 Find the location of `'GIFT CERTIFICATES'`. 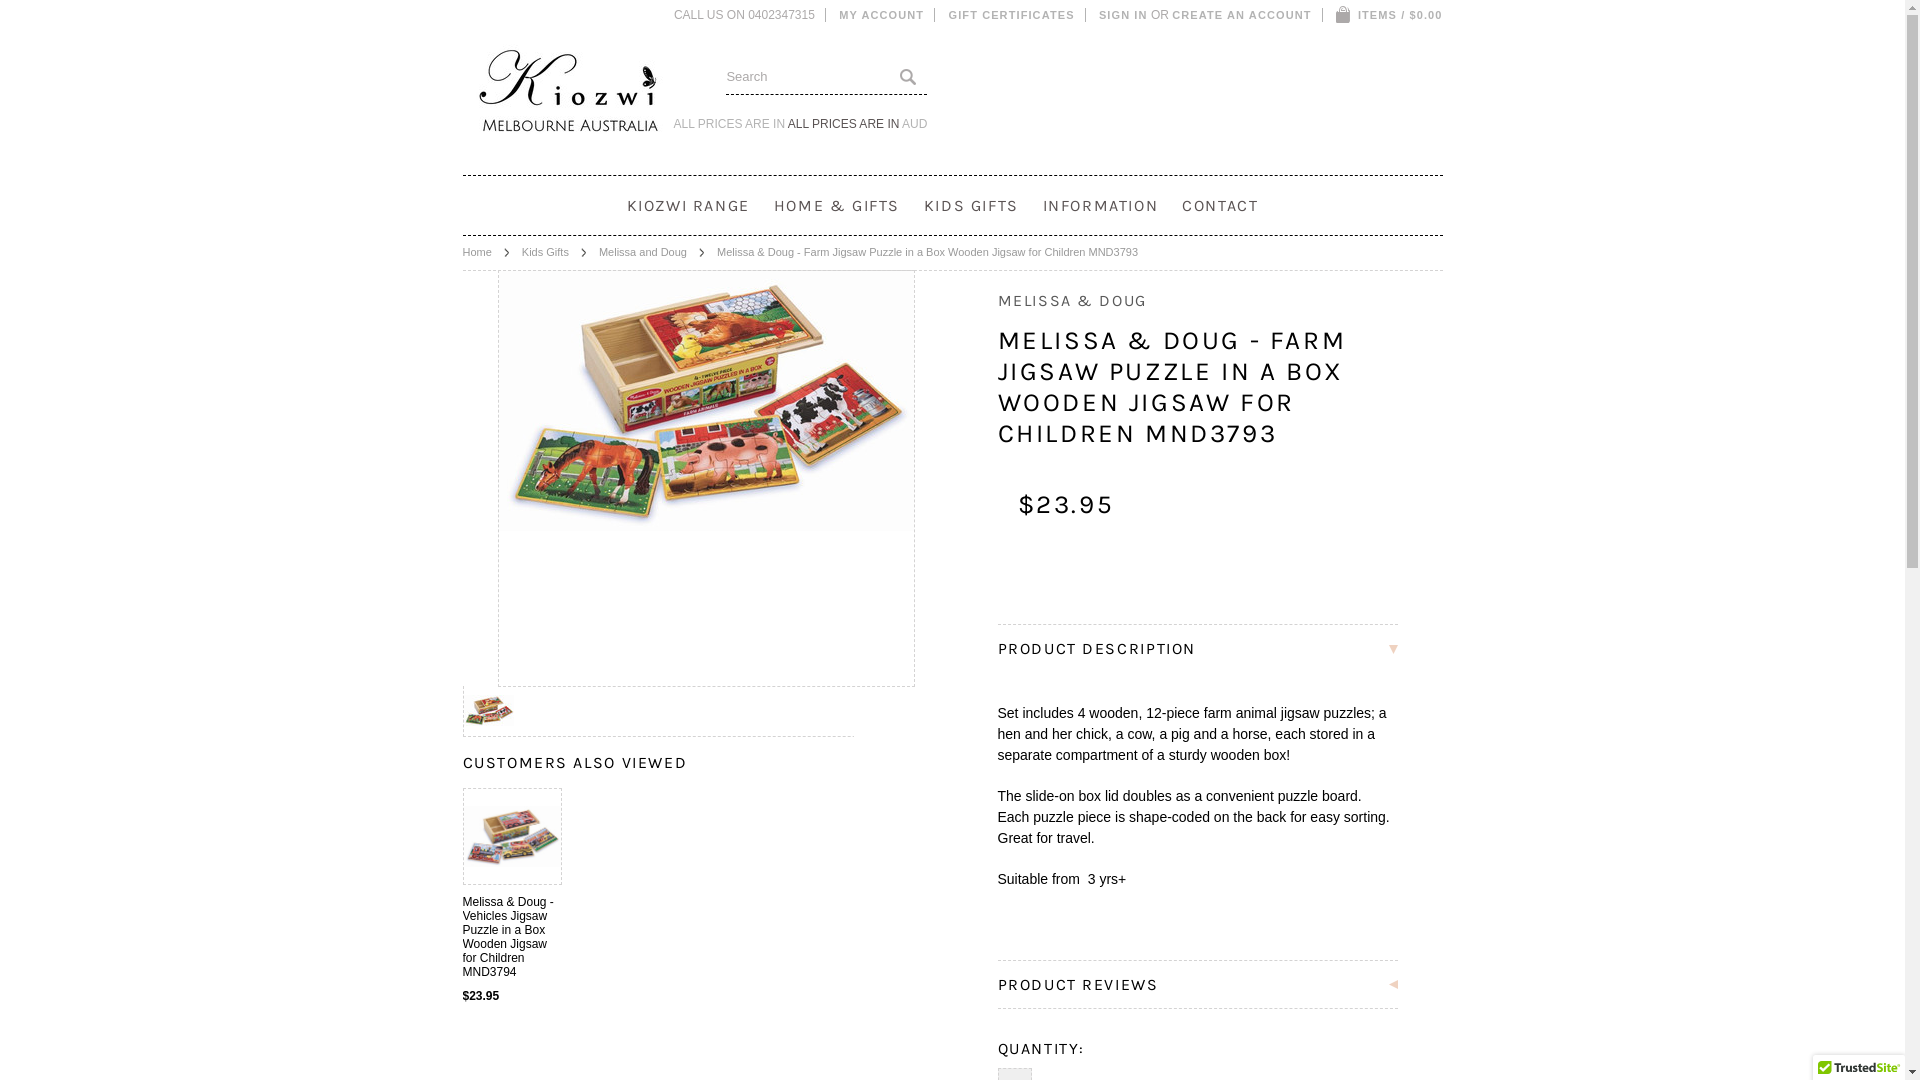

'GIFT CERTIFICATES' is located at coordinates (1012, 15).